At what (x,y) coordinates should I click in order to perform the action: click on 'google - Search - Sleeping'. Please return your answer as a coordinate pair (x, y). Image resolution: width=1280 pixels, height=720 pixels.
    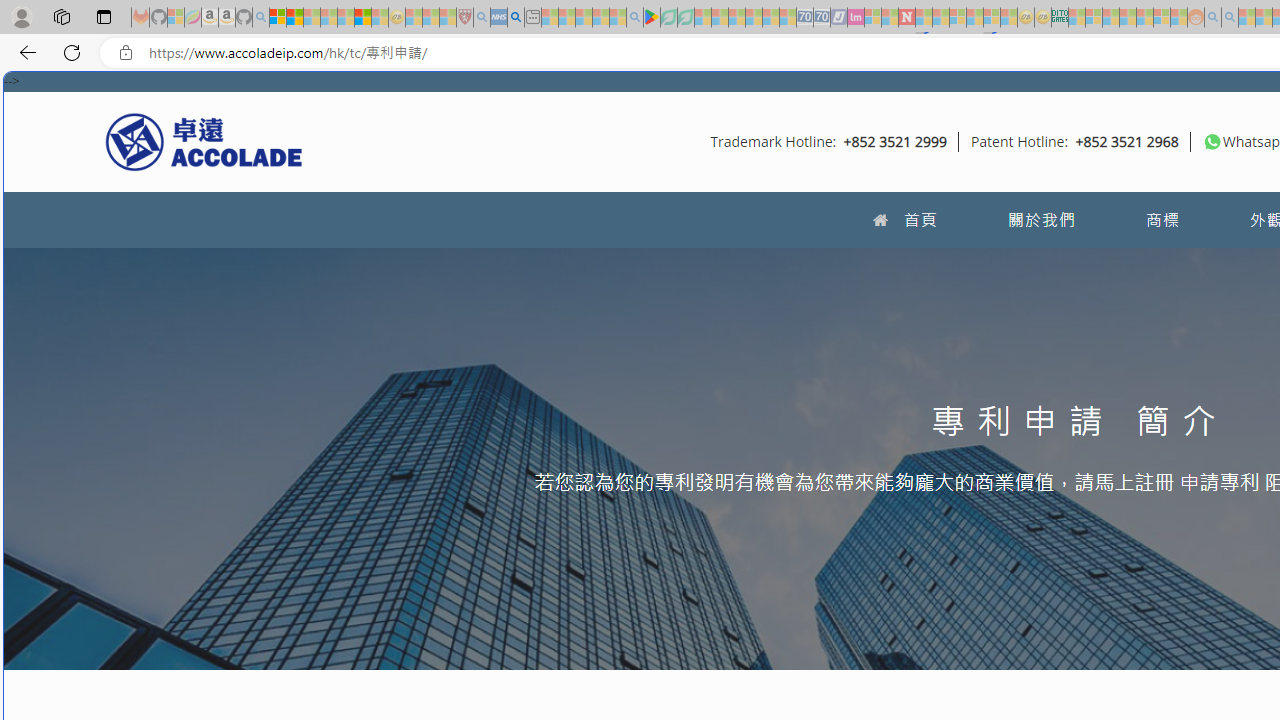
    Looking at the image, I should click on (633, 17).